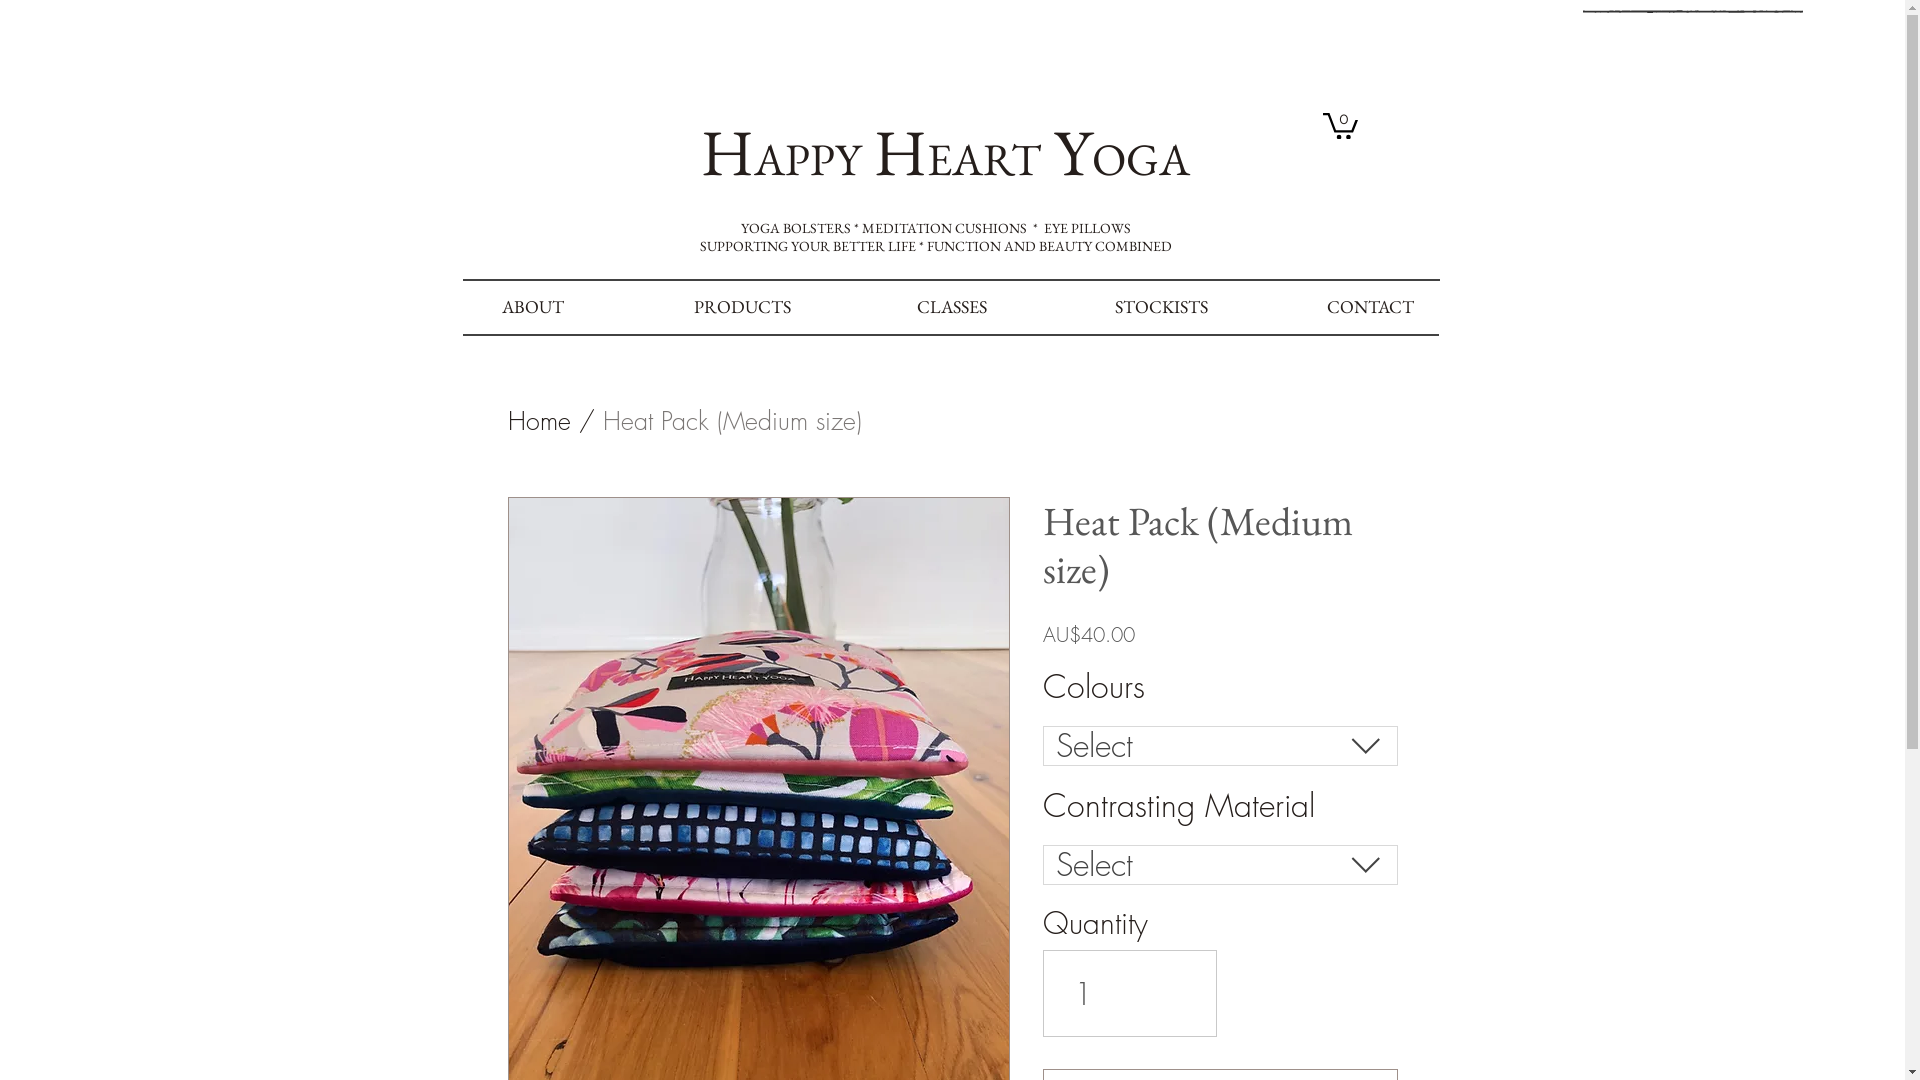 This screenshot has width=1920, height=1080. What do you see at coordinates (637, 307) in the screenshot?
I see `'PRODUCTS'` at bounding box center [637, 307].